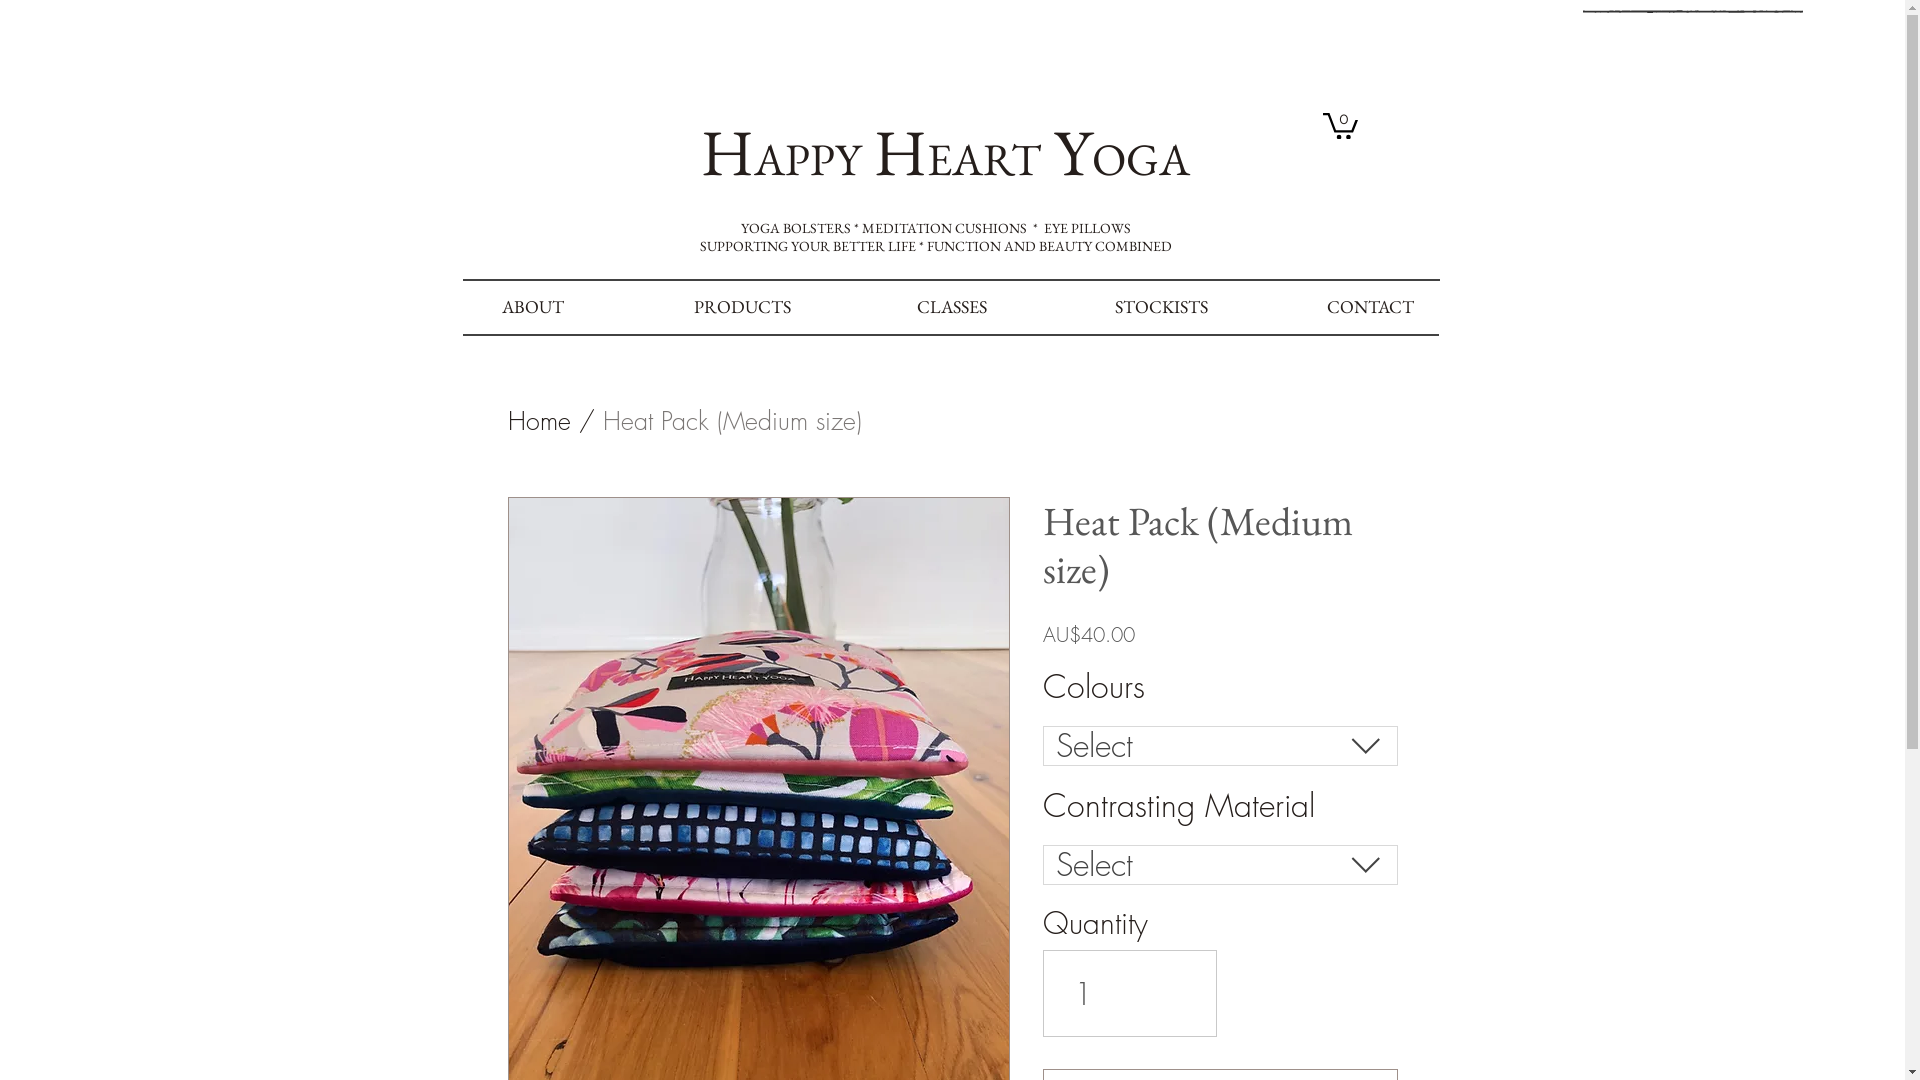 This screenshot has width=1920, height=1080. What do you see at coordinates (637, 307) in the screenshot?
I see `'PRODUCTS'` at bounding box center [637, 307].